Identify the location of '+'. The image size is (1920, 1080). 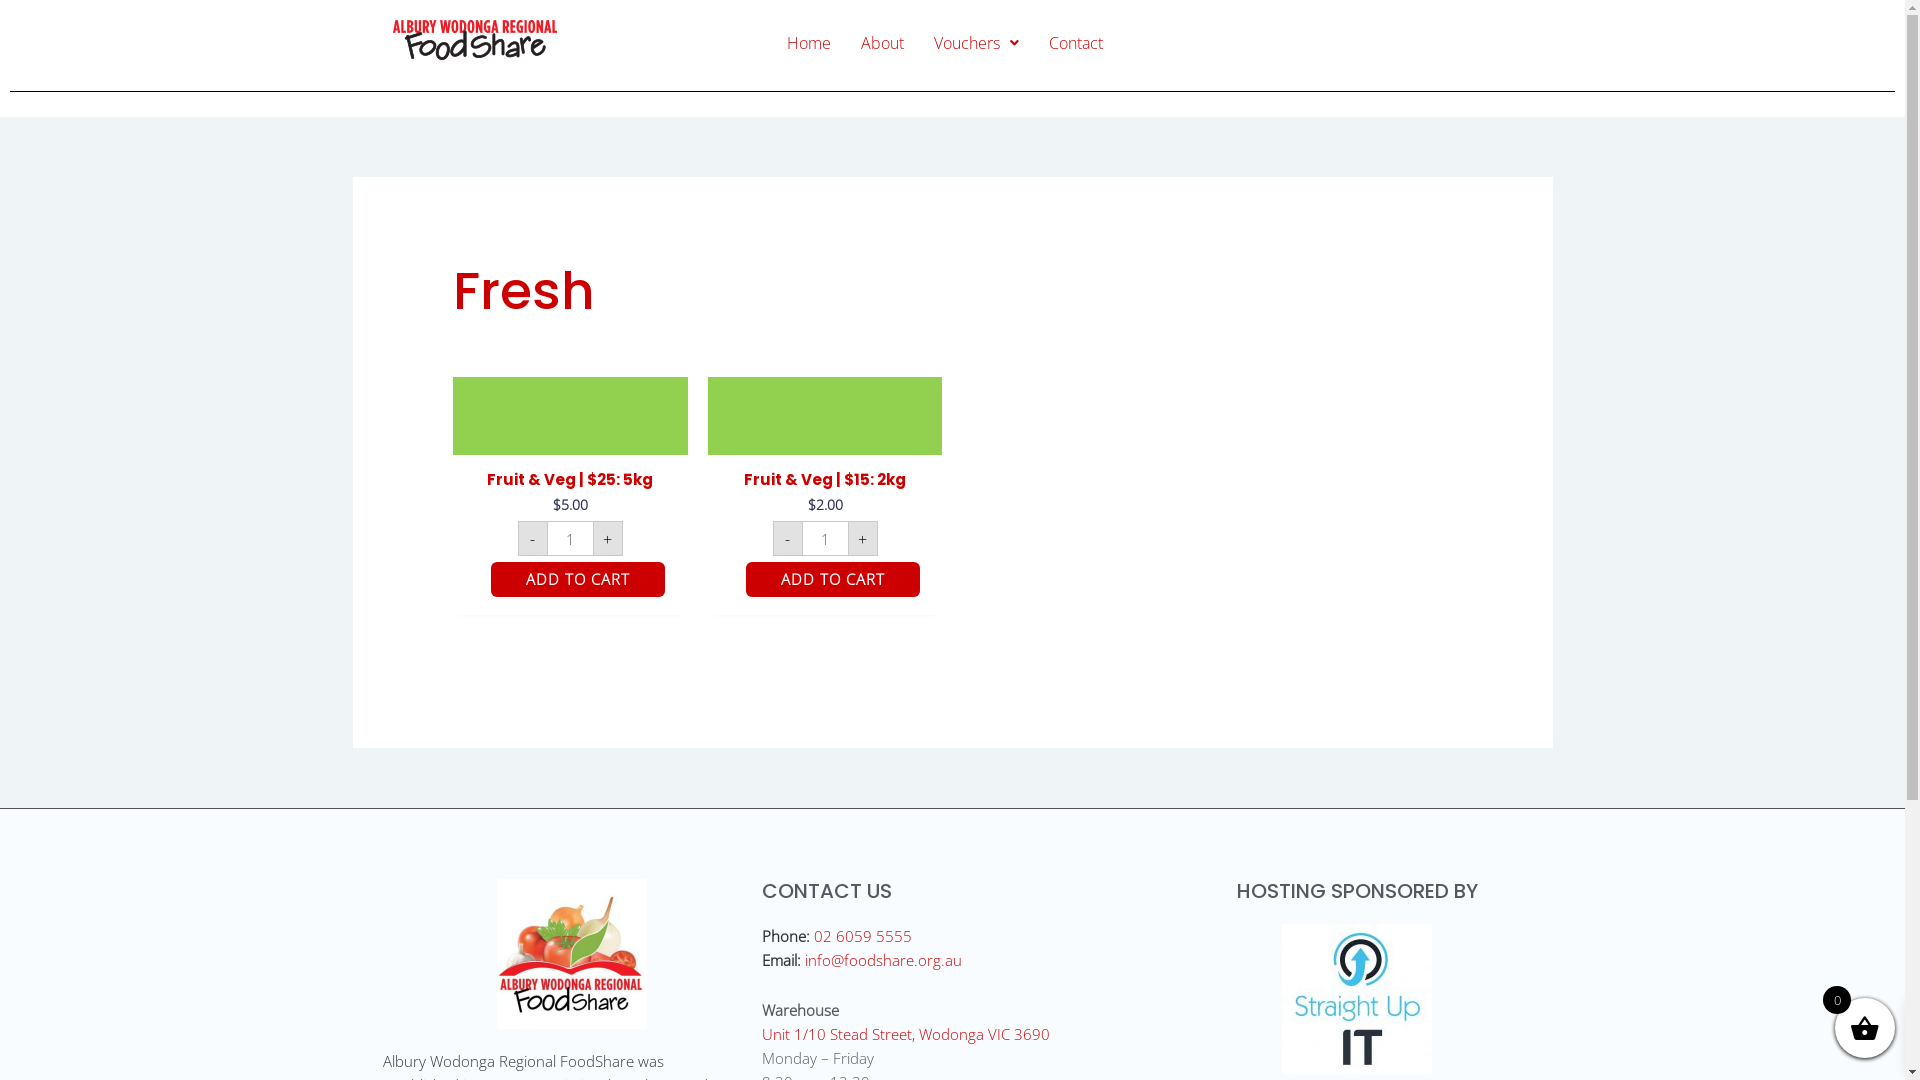
(607, 537).